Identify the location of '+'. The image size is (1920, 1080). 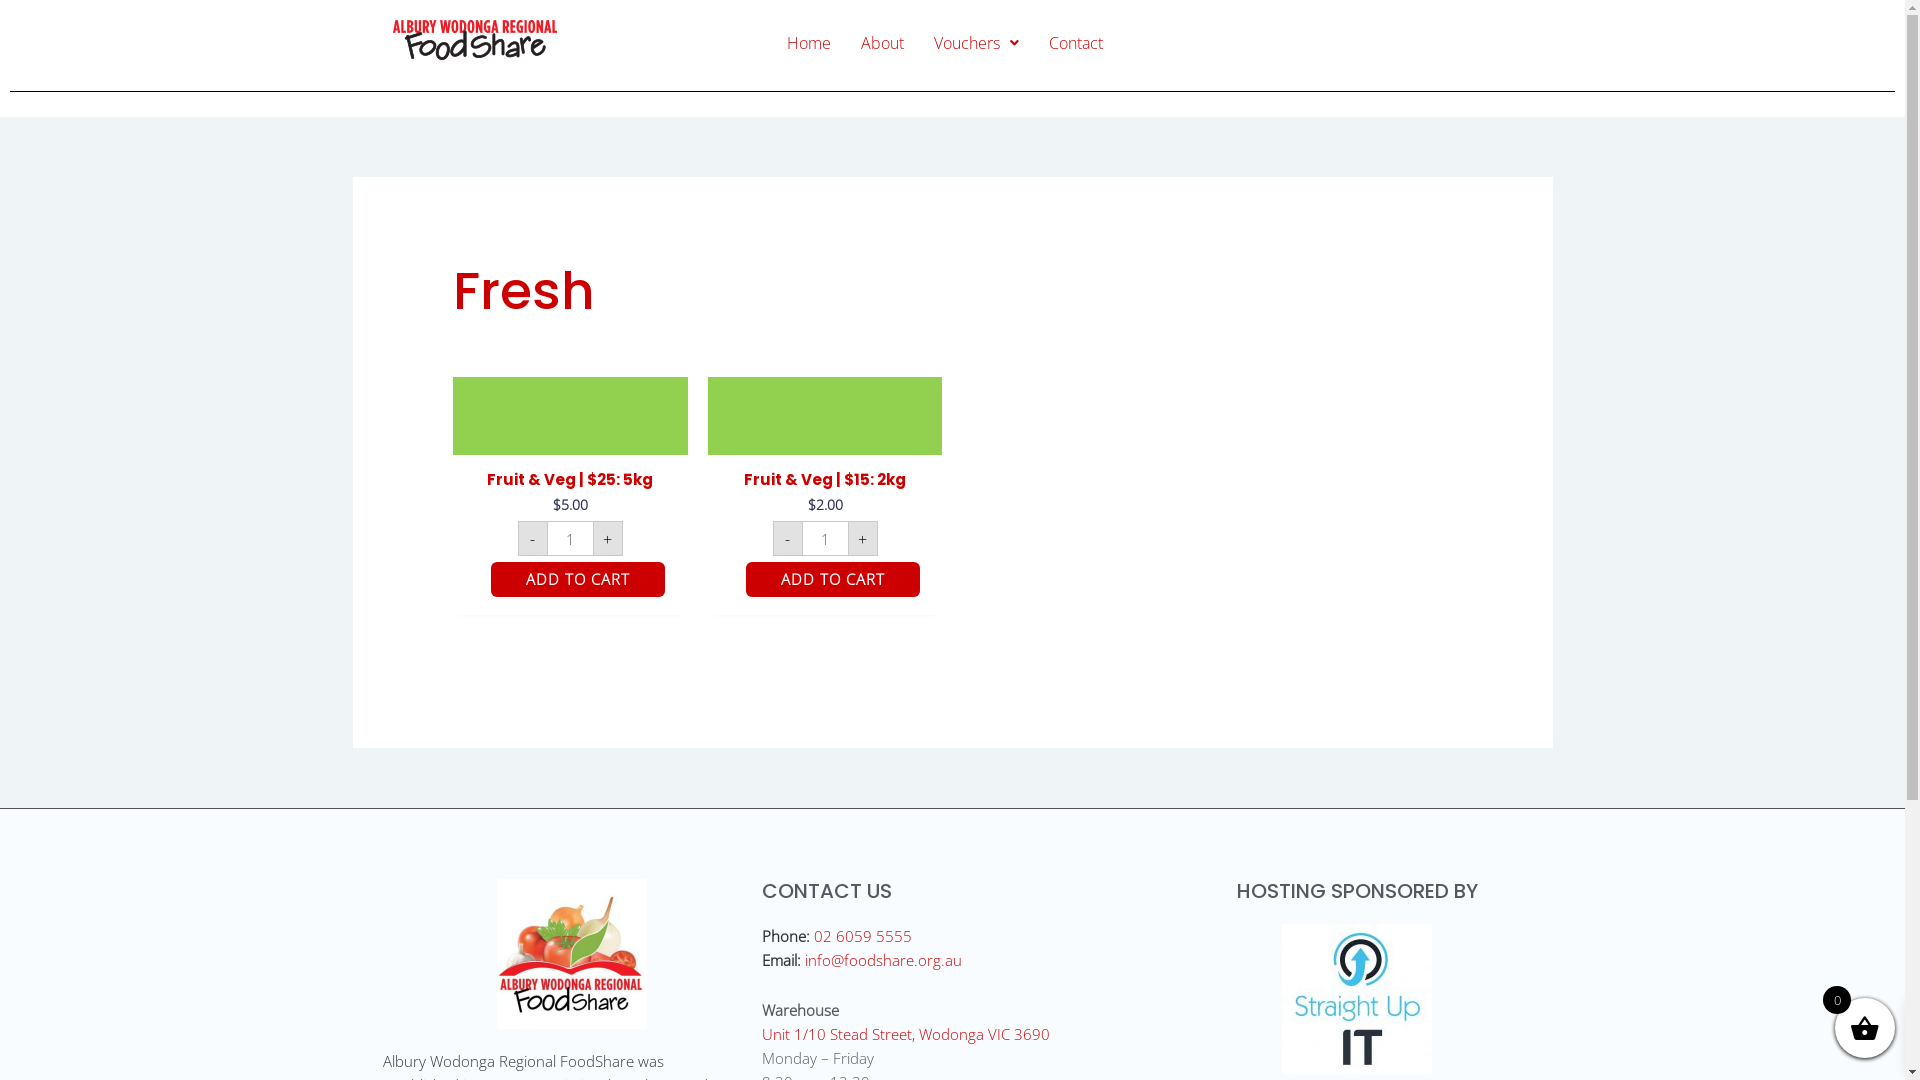
(607, 537).